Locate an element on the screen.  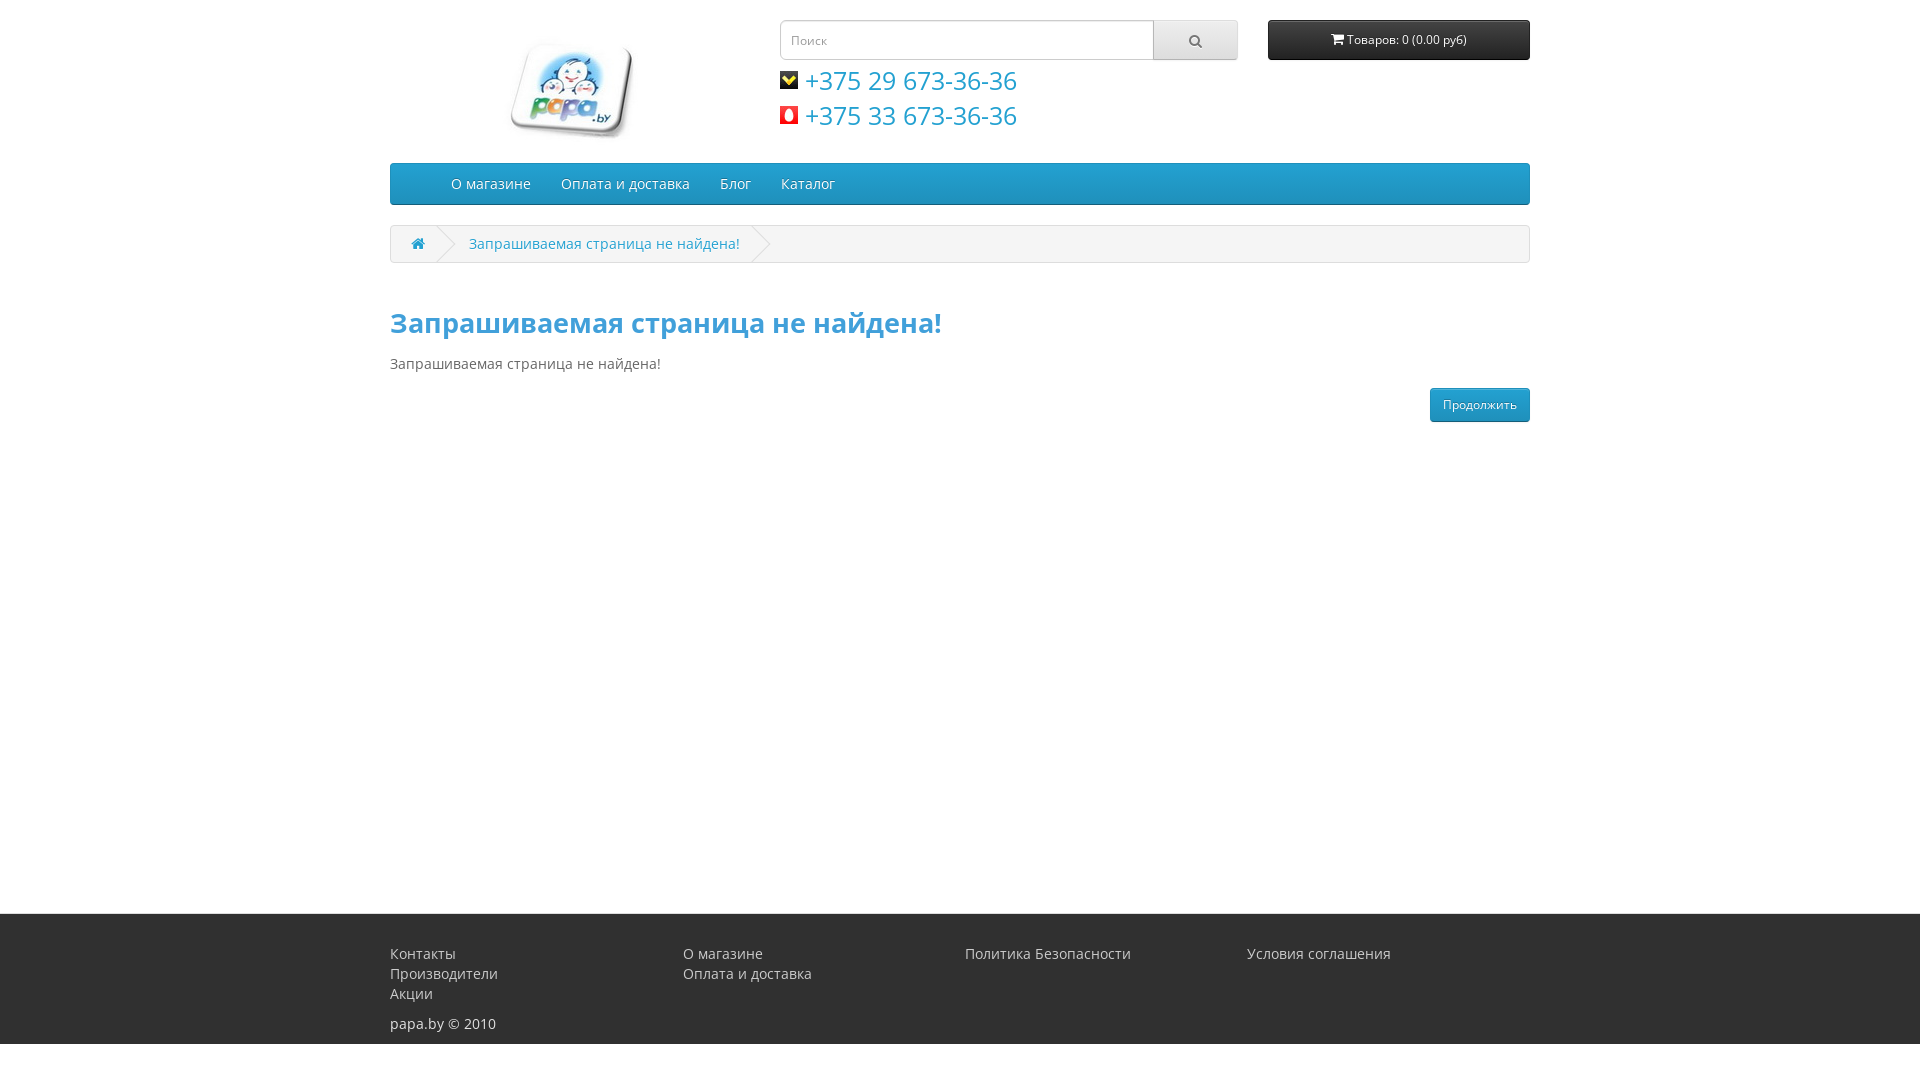
'+375 29 673-36-36' is located at coordinates (897, 79).